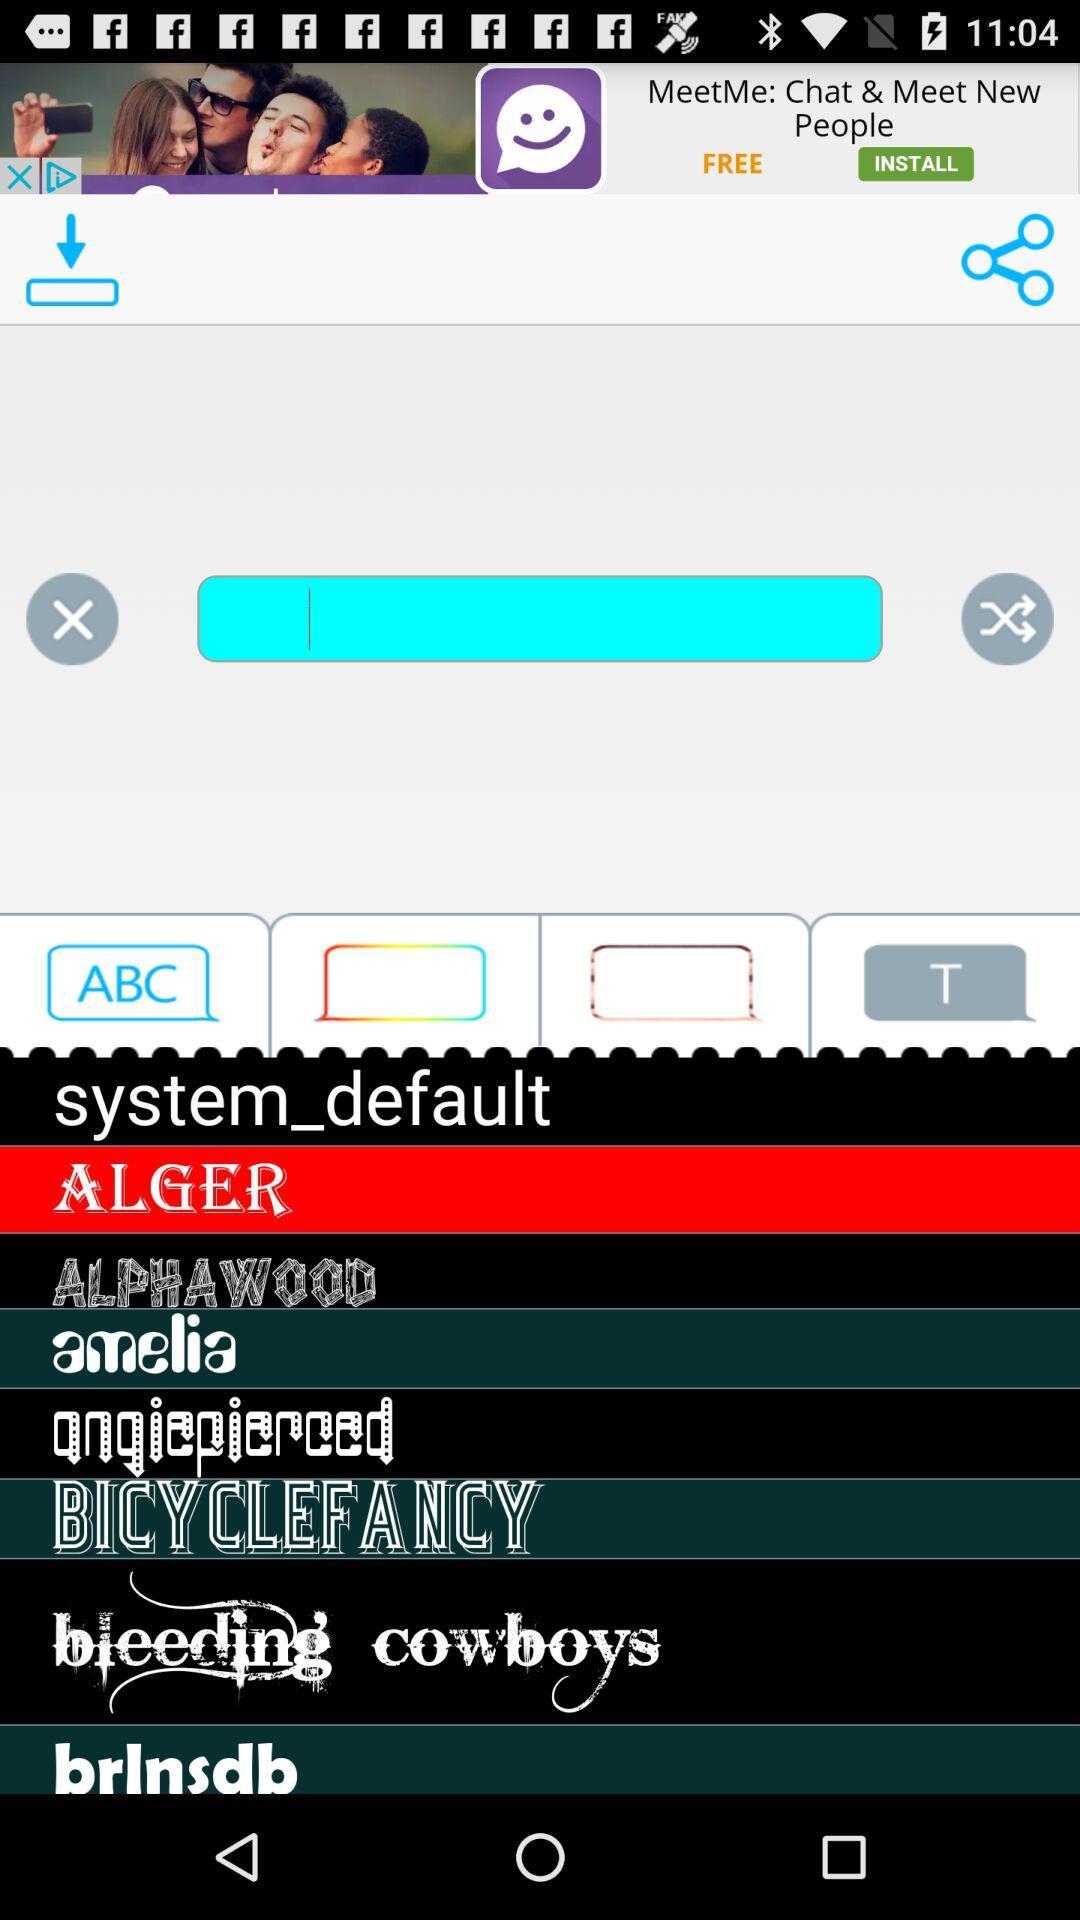 The width and height of the screenshot is (1080, 1920). What do you see at coordinates (135, 985) in the screenshot?
I see `click letter button` at bounding box center [135, 985].